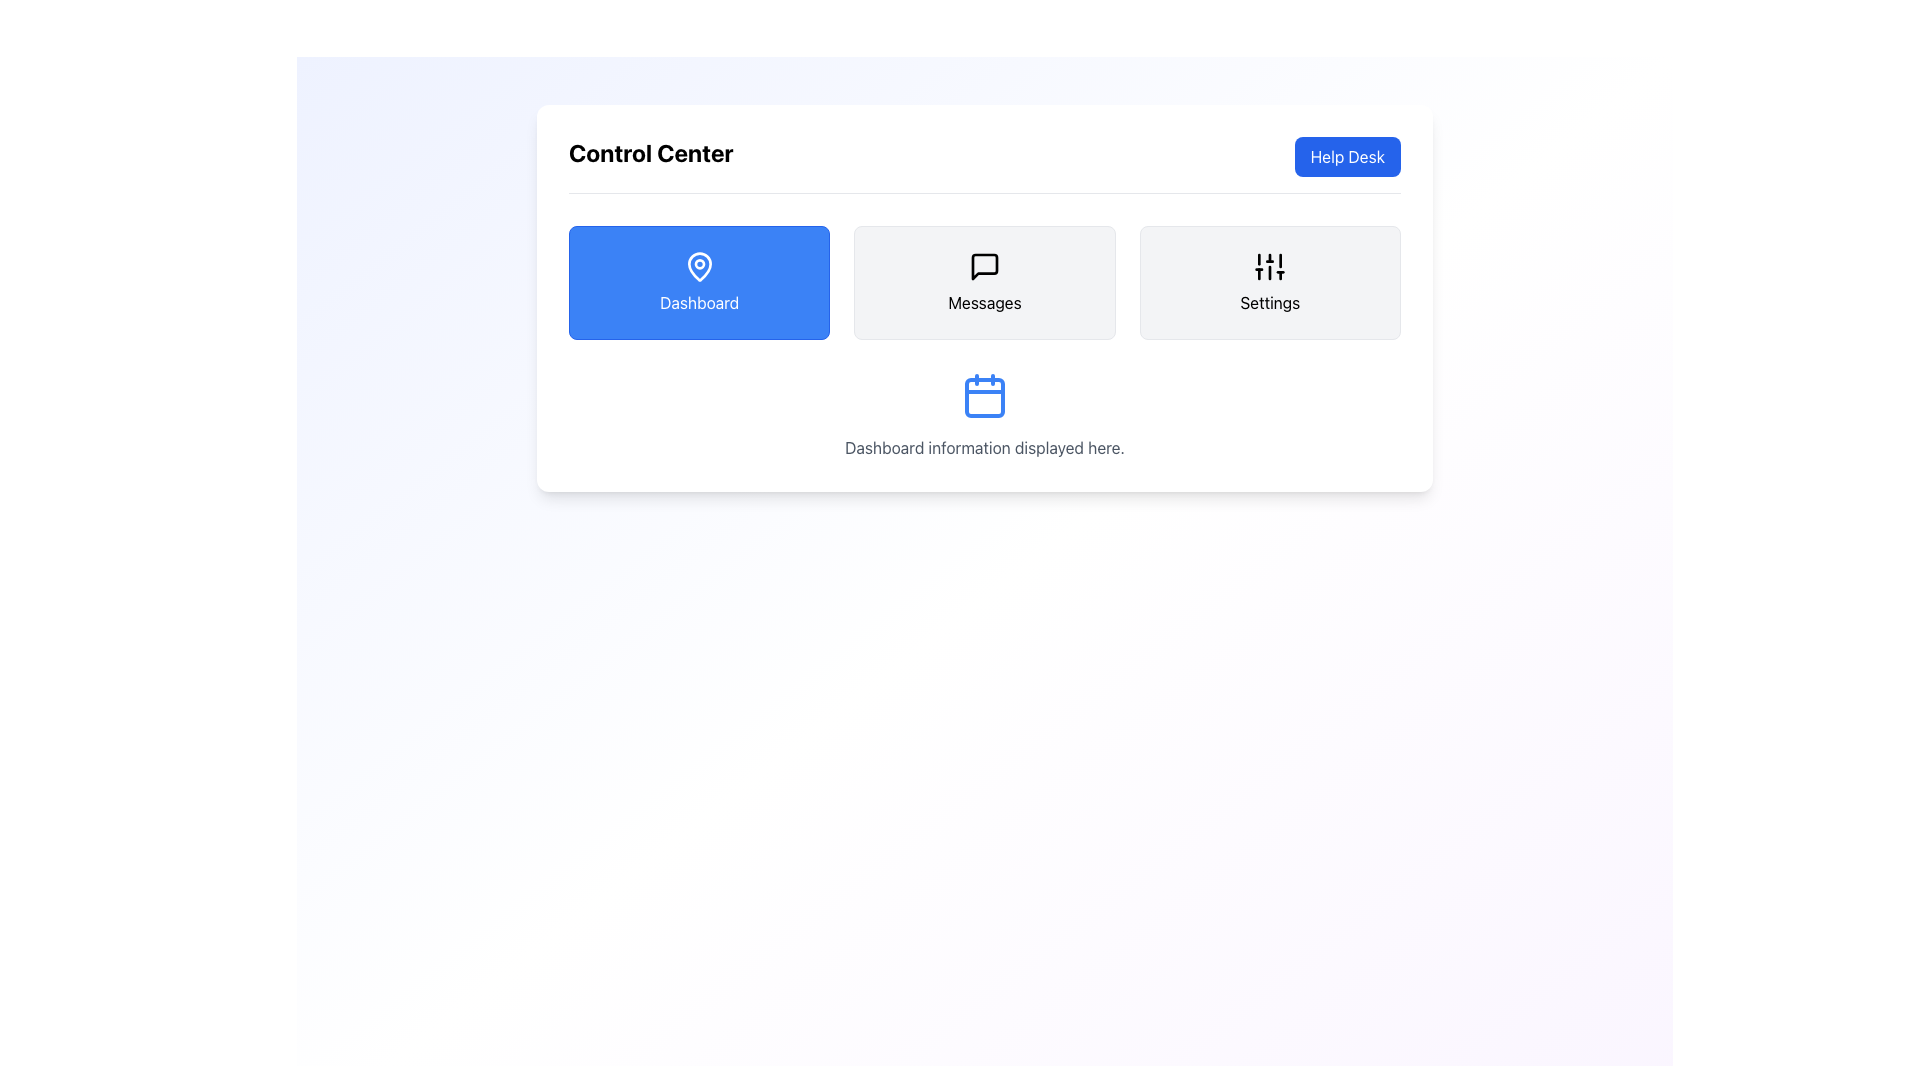 The height and width of the screenshot is (1080, 1920). What do you see at coordinates (984, 282) in the screenshot?
I see `the 'Messages' card-style navigation element, which features a speech bubble icon and is the second card in a row of three cards` at bounding box center [984, 282].